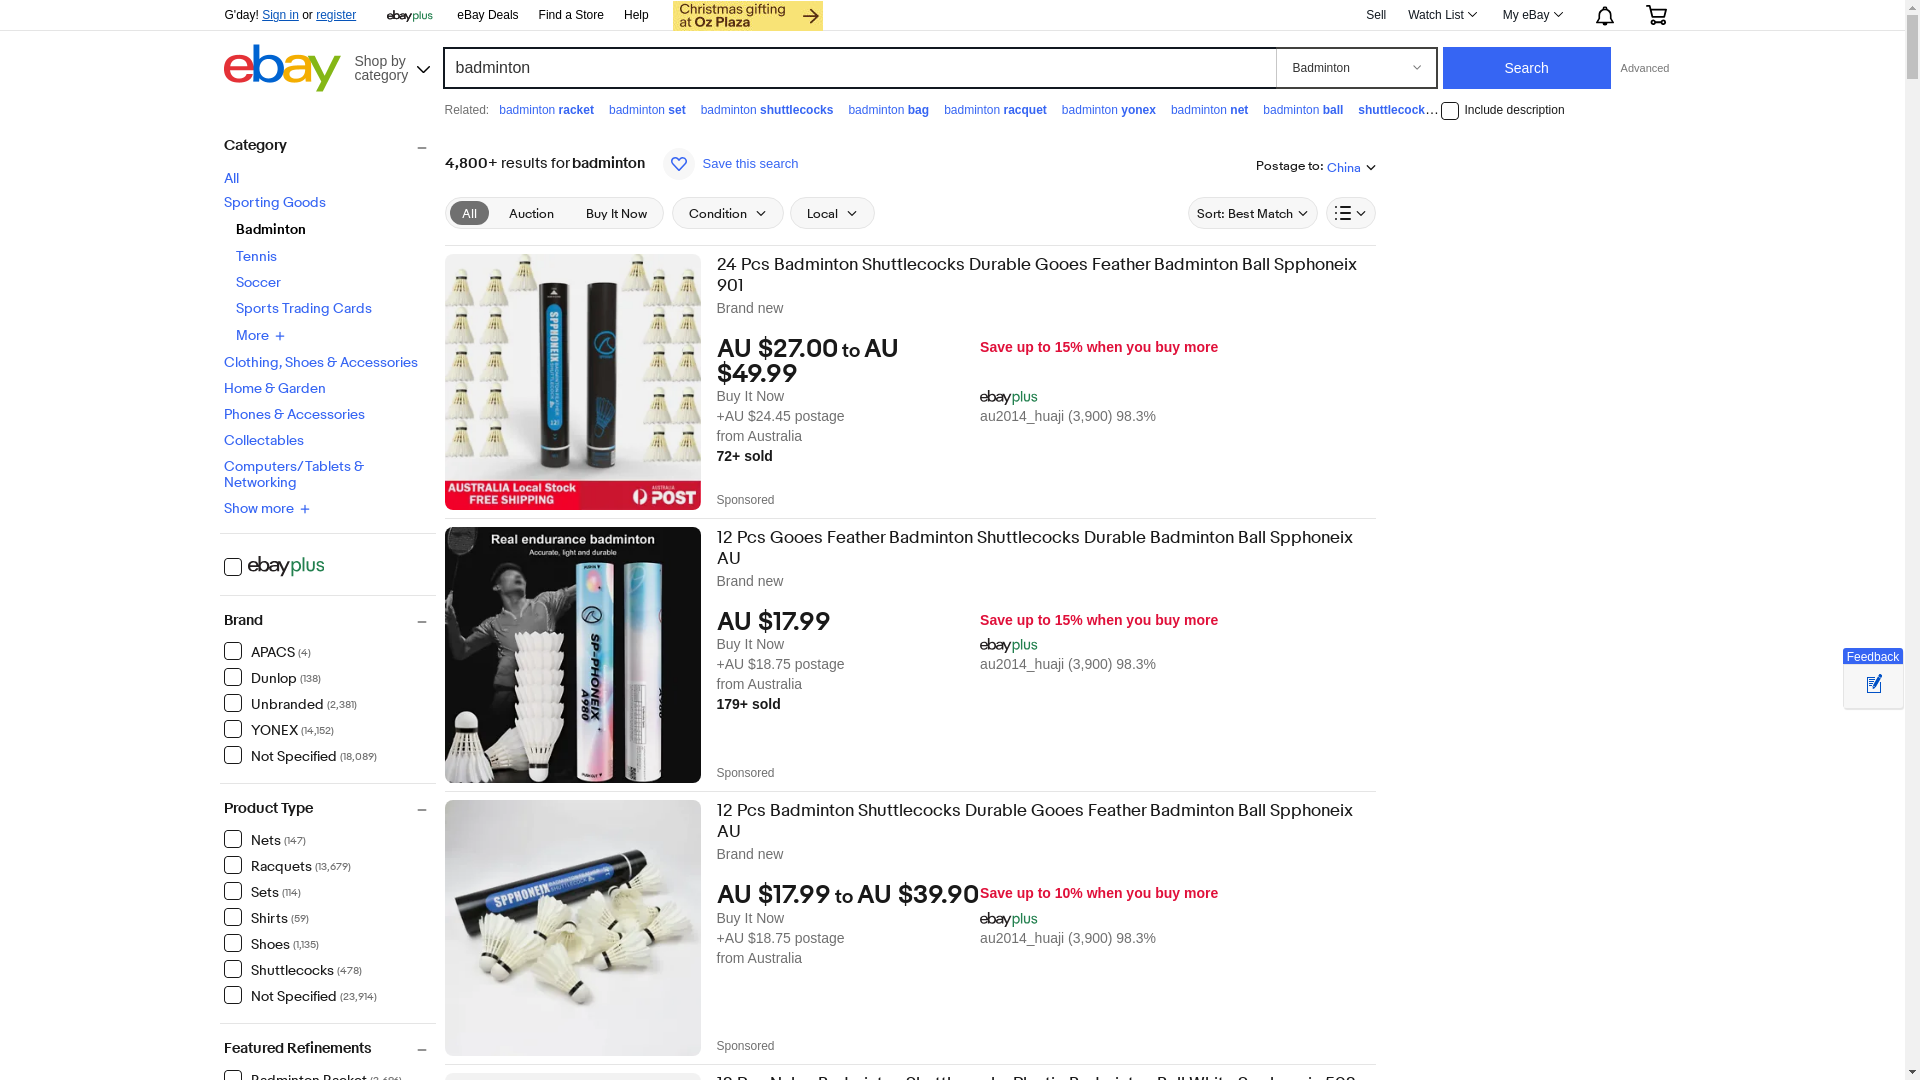 Image resolution: width=1920 pixels, height=1080 pixels. What do you see at coordinates (570, 15) in the screenshot?
I see `'Find a Store'` at bounding box center [570, 15].